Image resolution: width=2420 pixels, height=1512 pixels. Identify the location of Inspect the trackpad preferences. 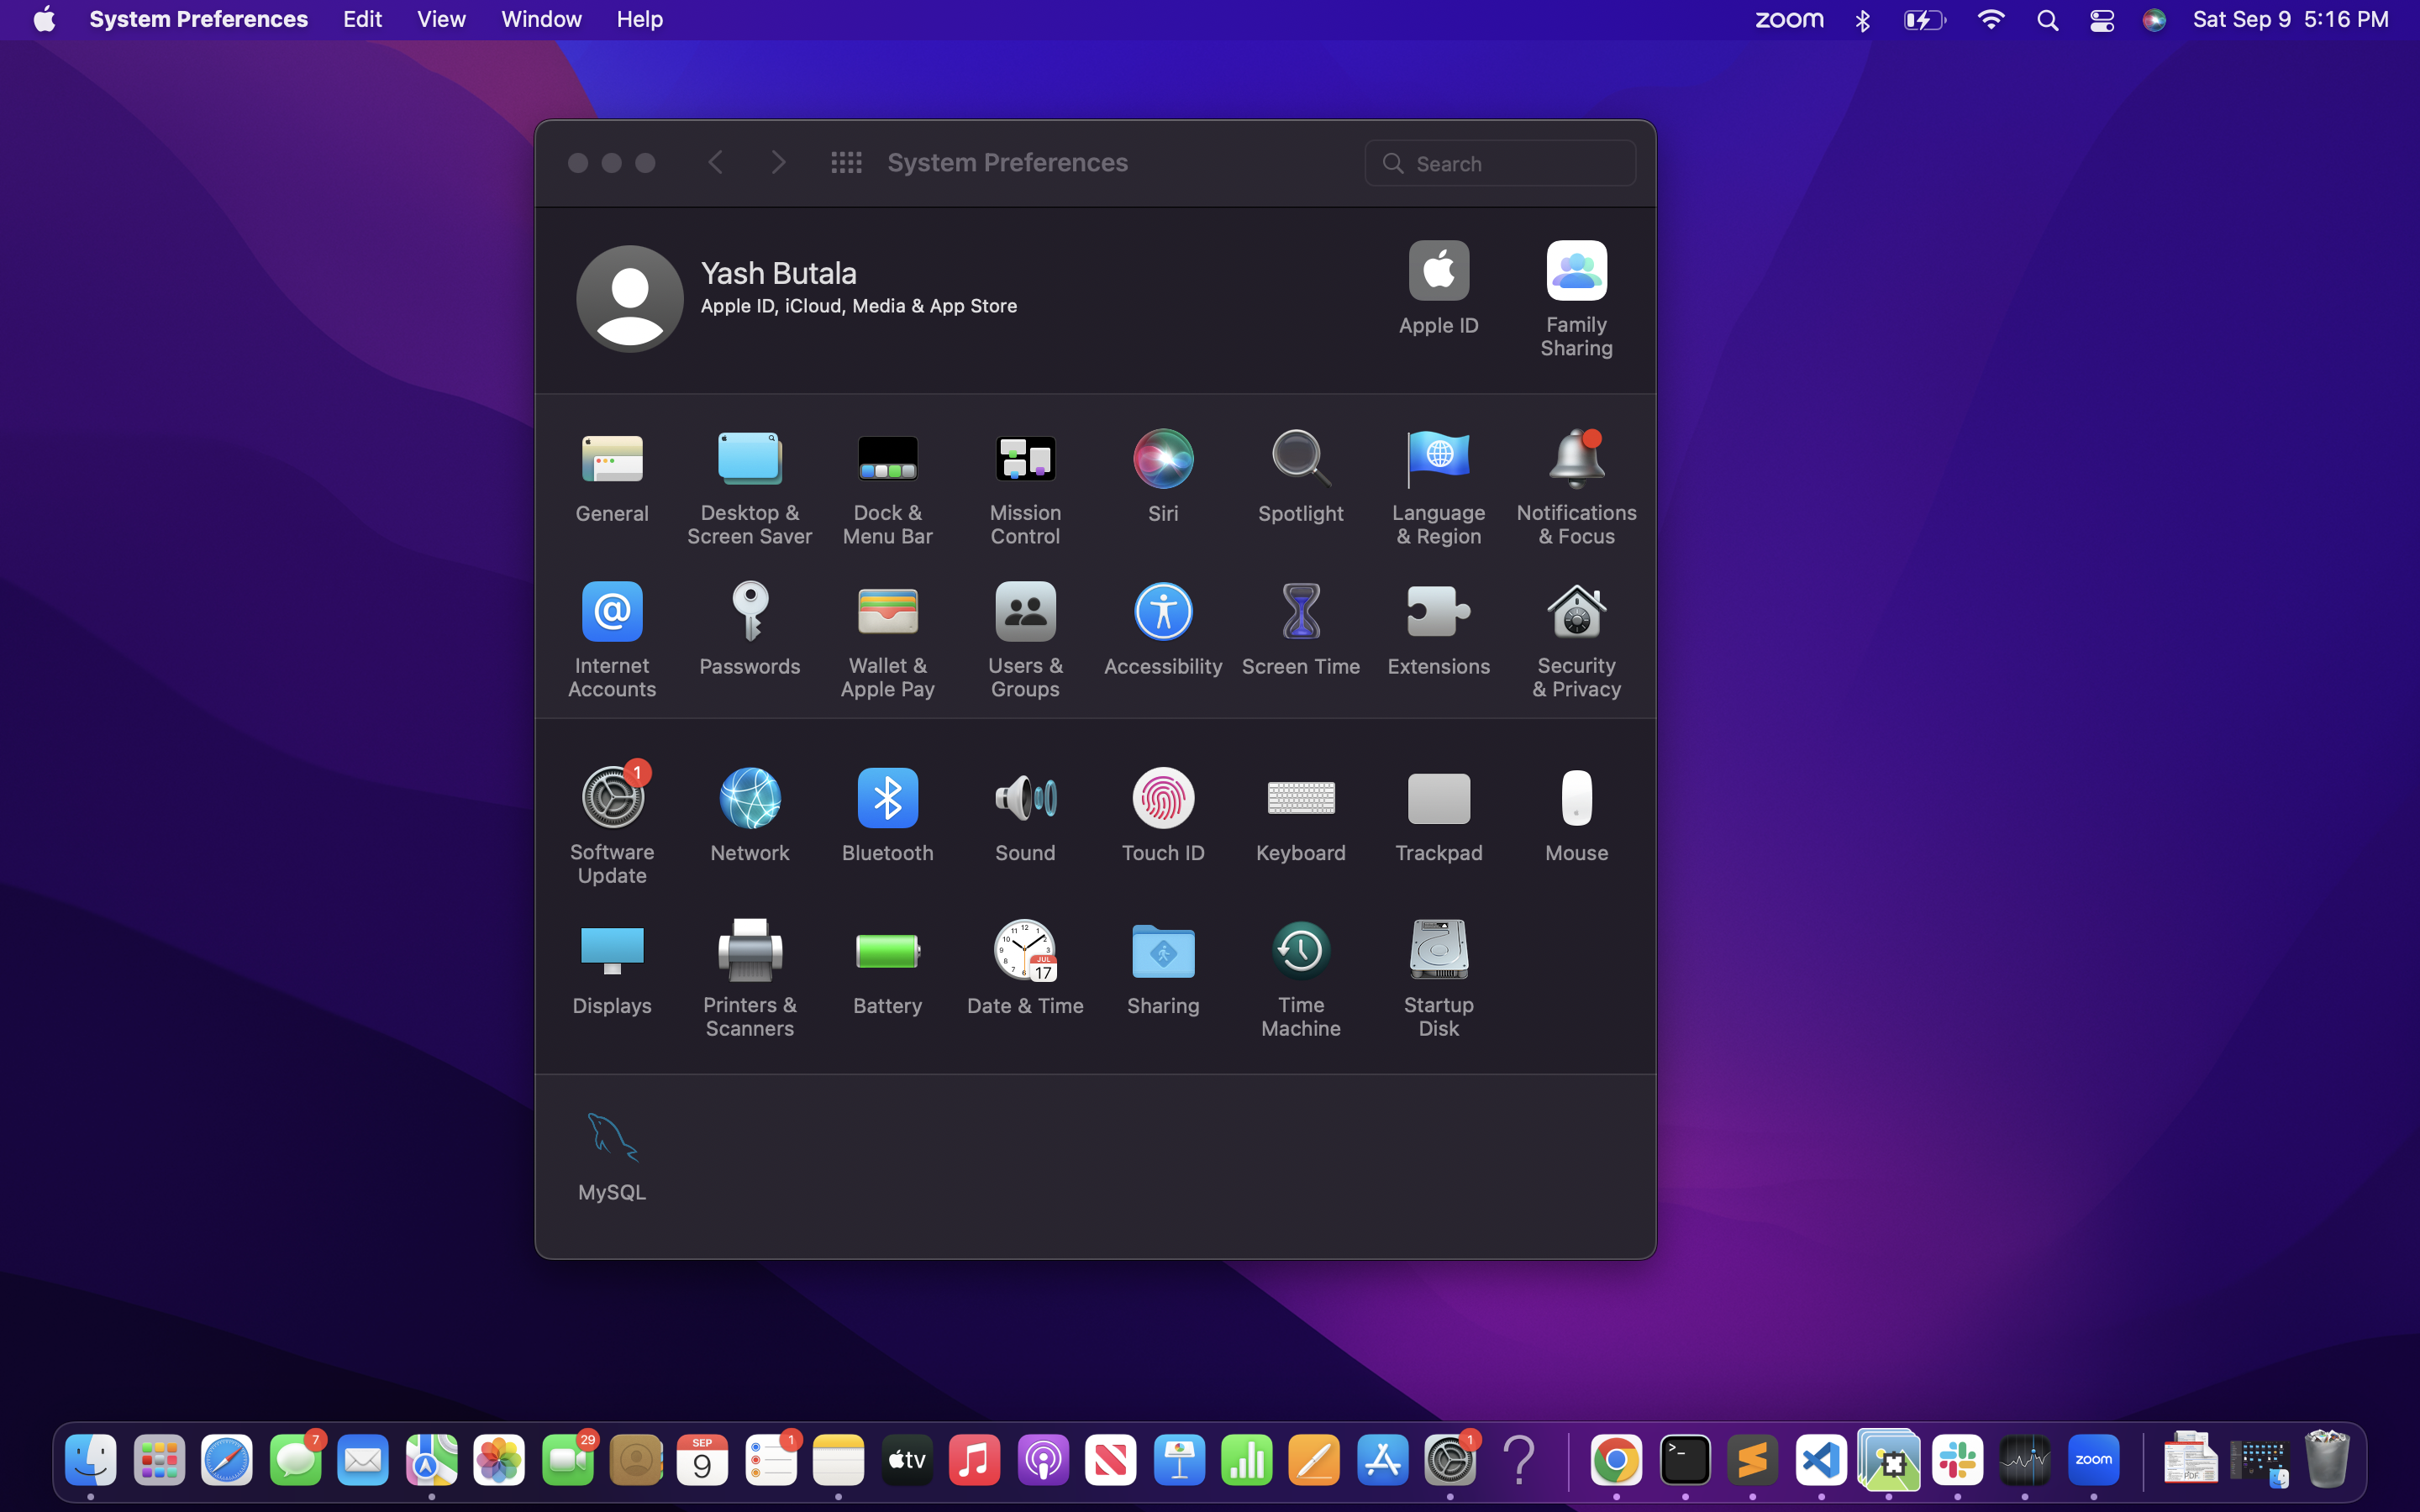
(1440, 809).